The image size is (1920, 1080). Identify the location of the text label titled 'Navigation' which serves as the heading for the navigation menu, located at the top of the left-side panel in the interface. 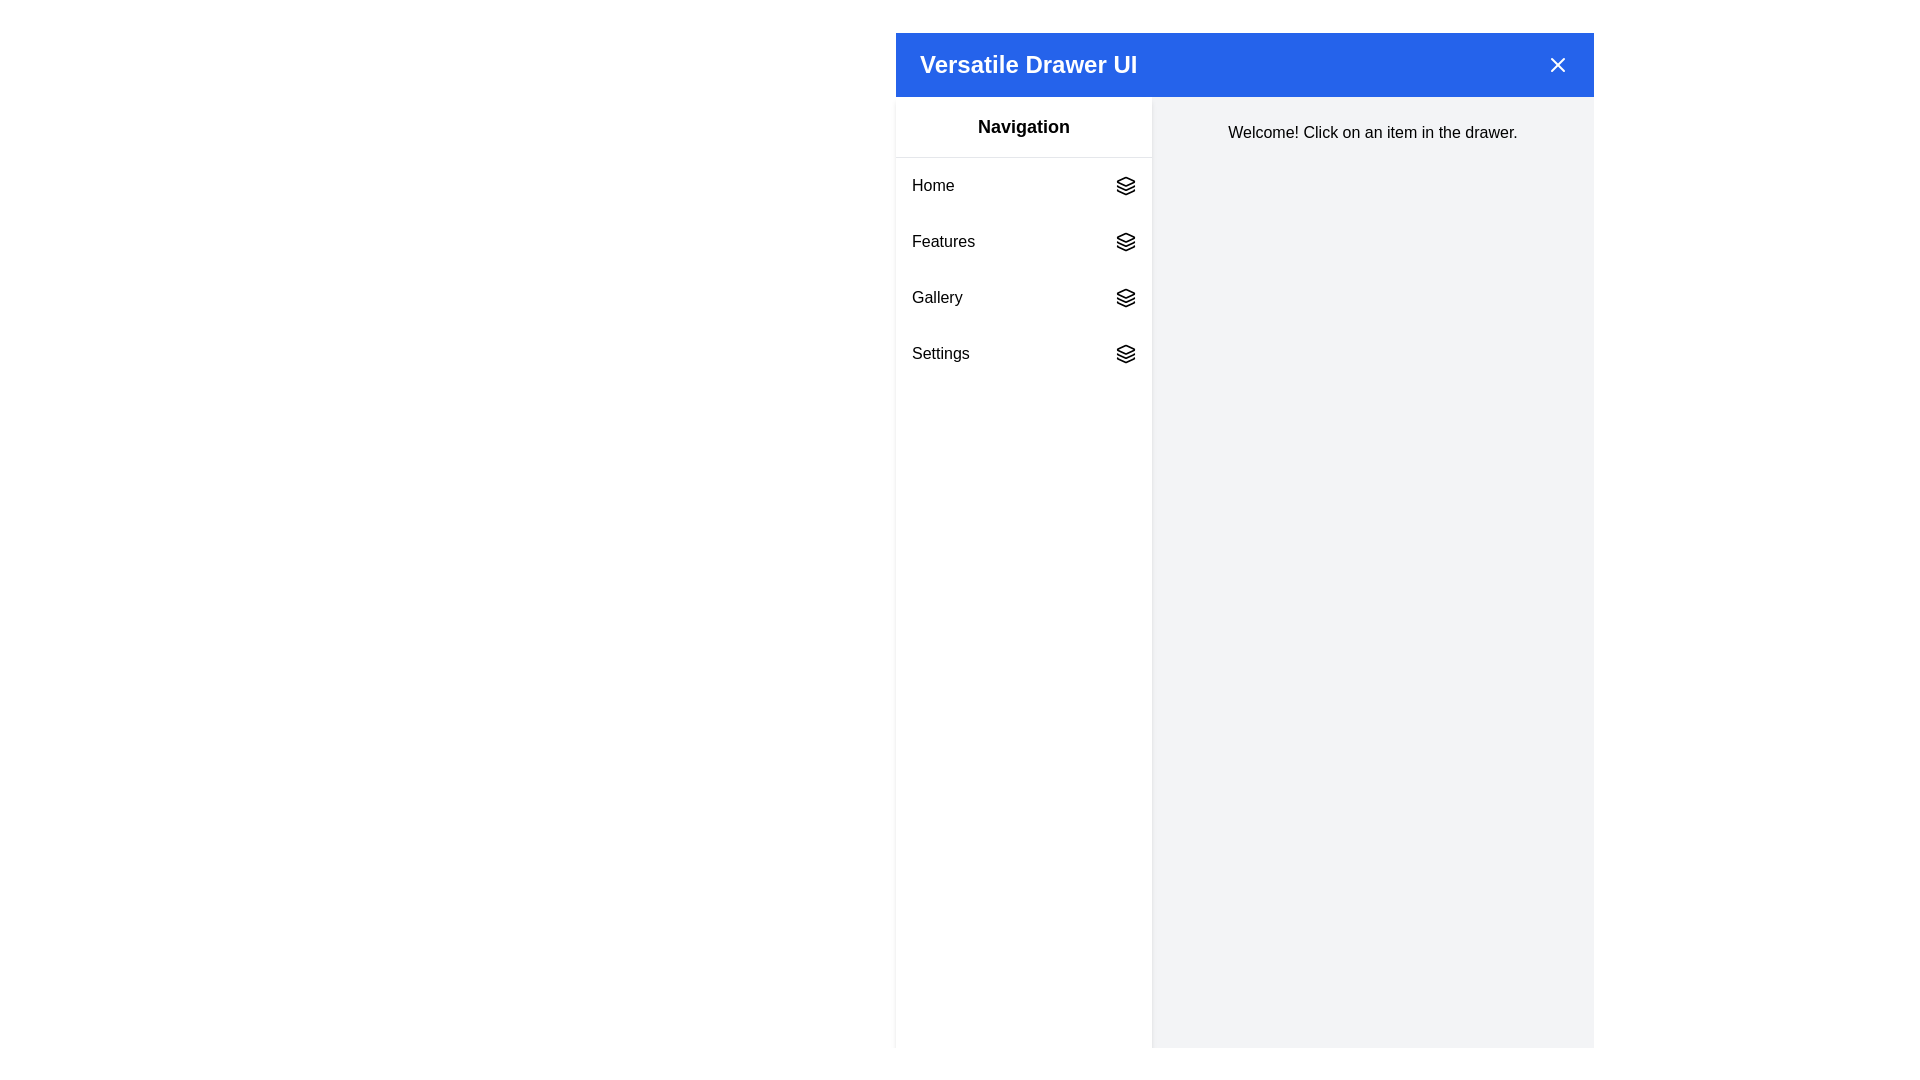
(1023, 127).